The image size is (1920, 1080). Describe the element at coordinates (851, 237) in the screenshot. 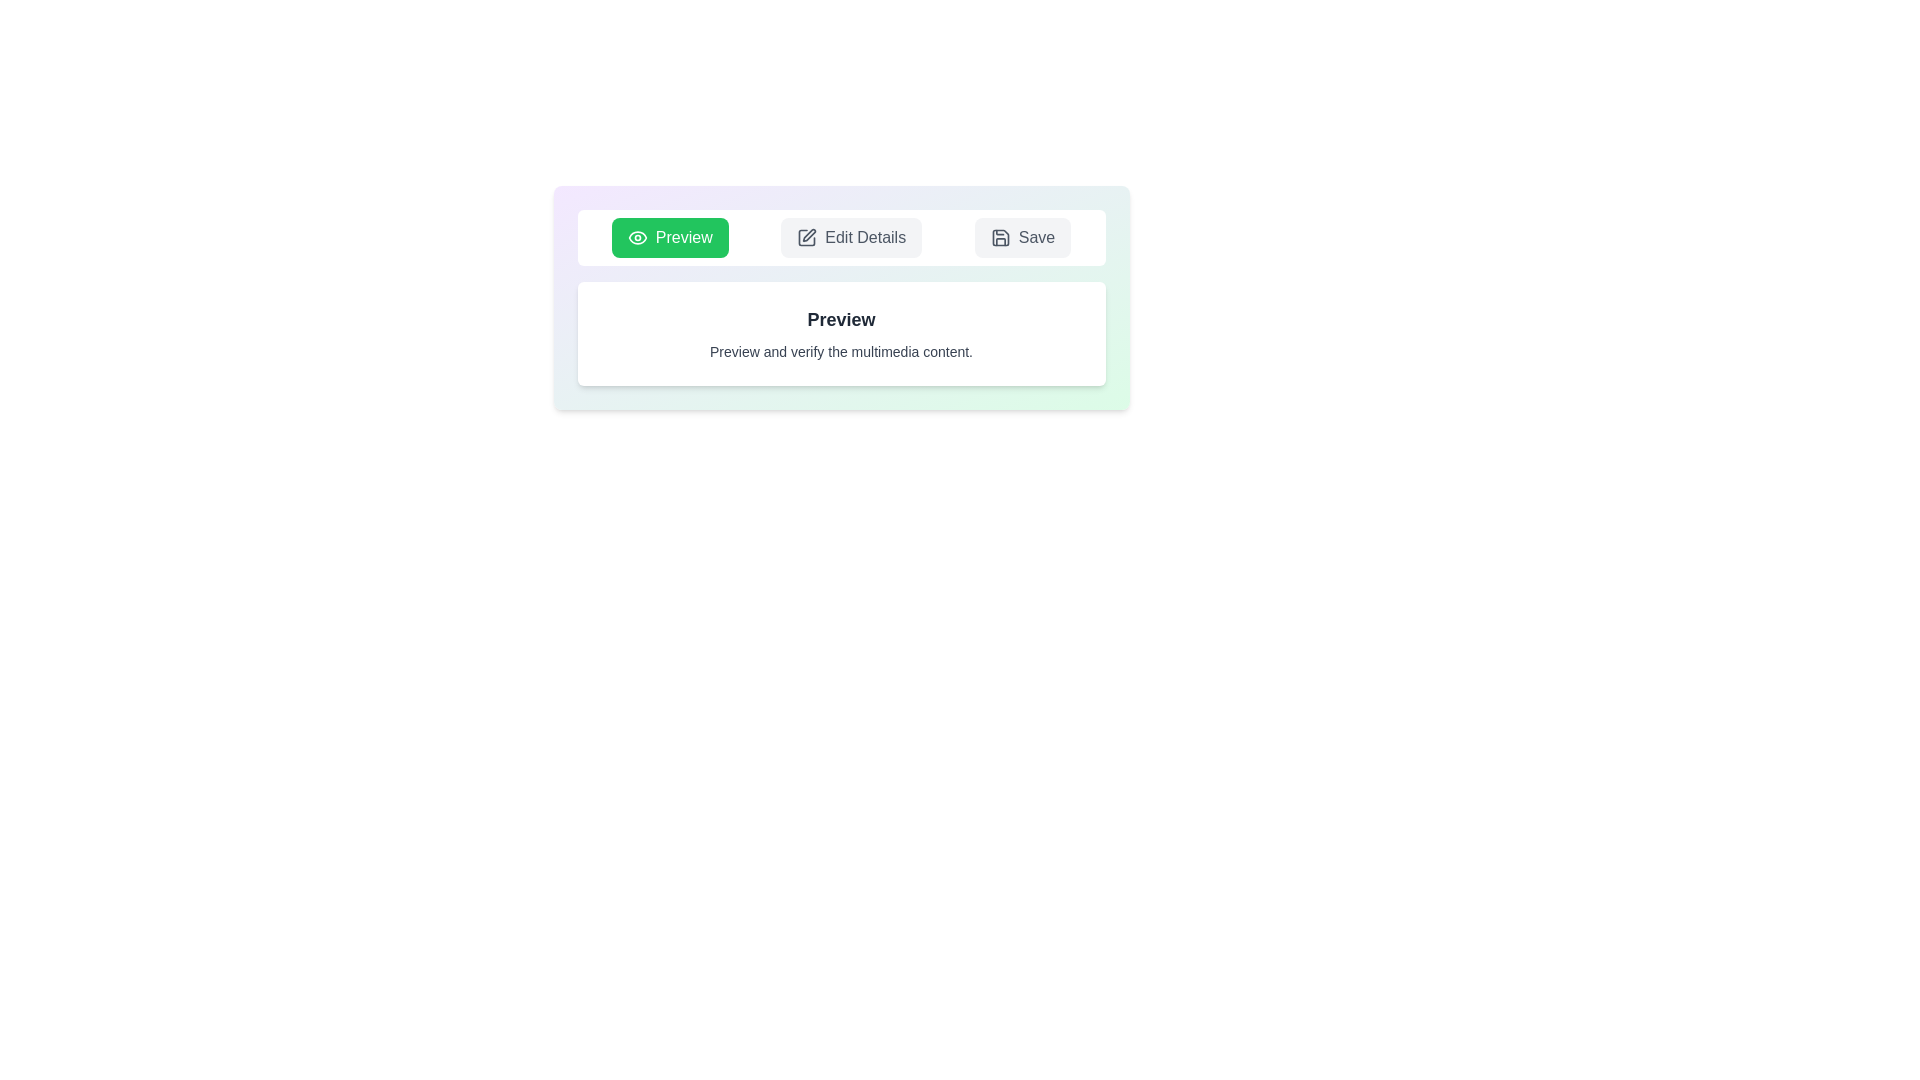

I see `the tab corresponding to Edit Details` at that location.